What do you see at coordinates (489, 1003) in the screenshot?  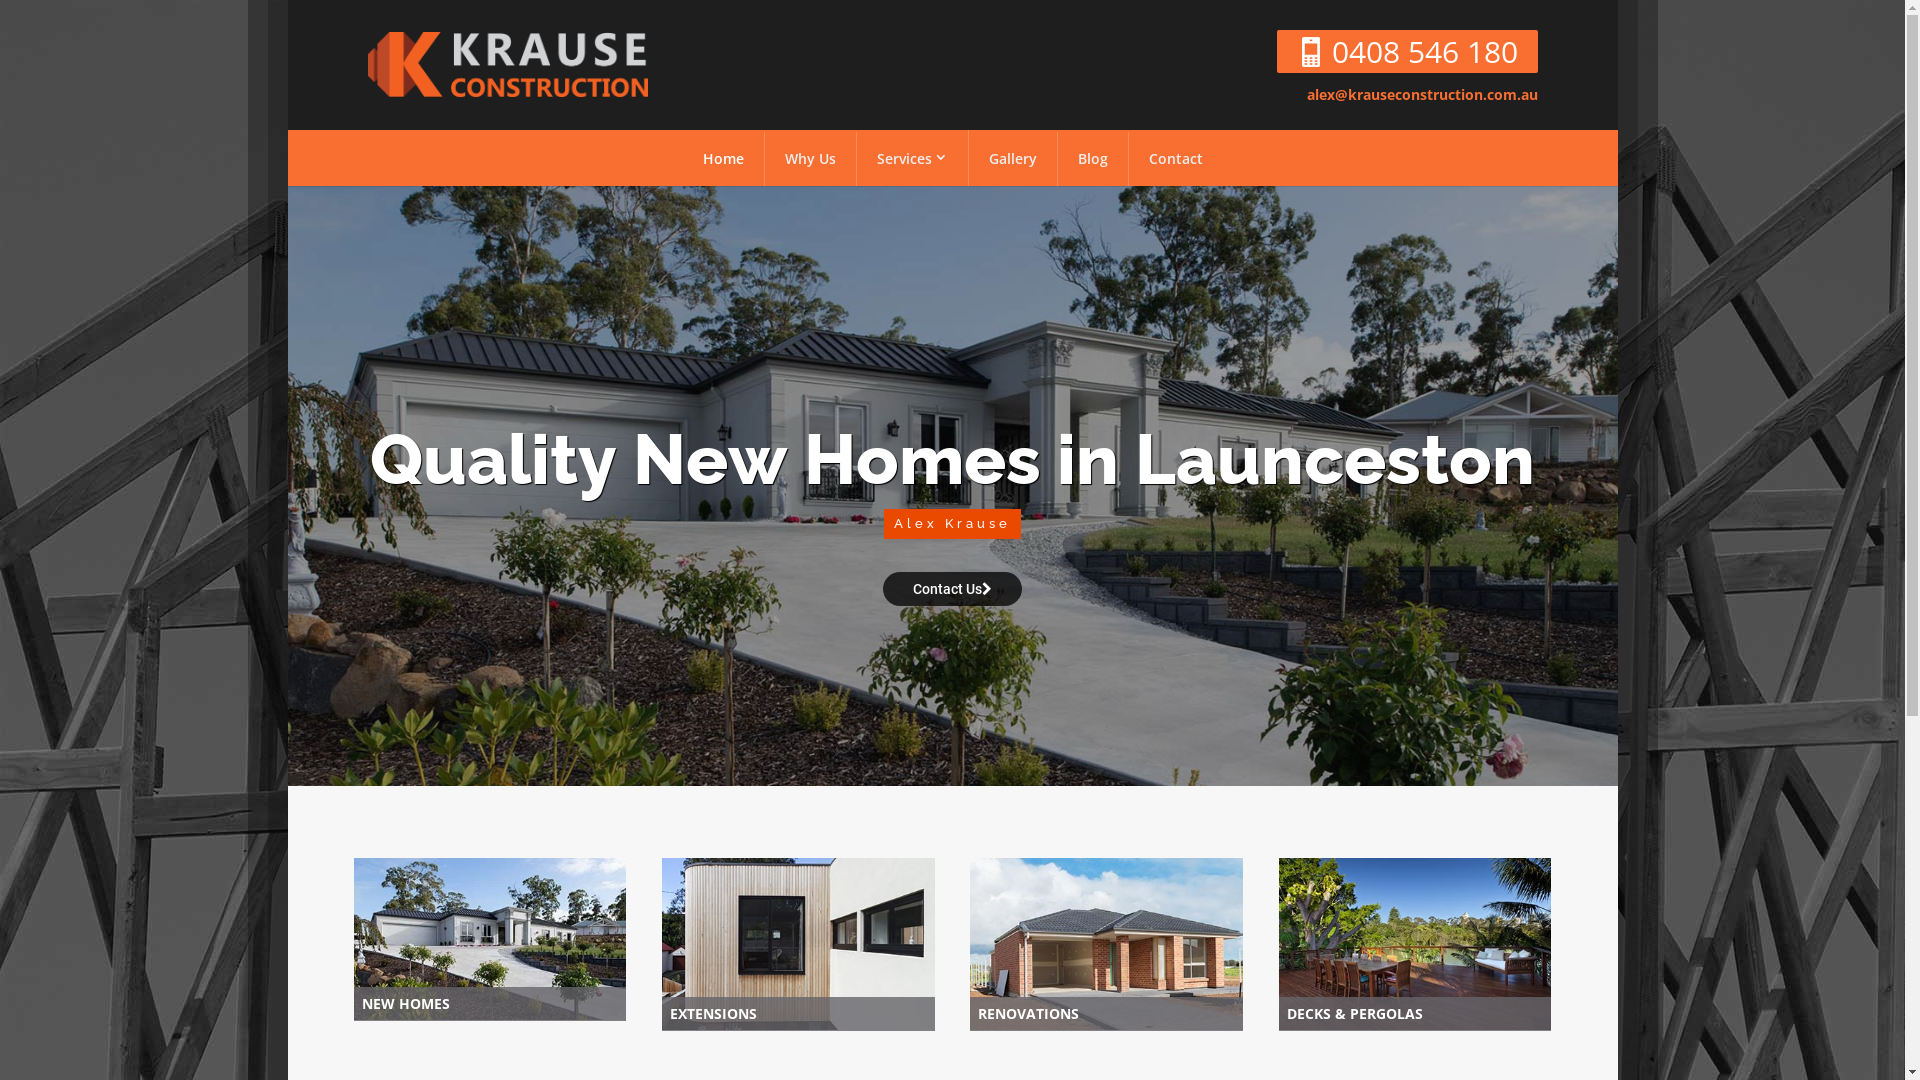 I see `'NEW HOMES'` at bounding box center [489, 1003].